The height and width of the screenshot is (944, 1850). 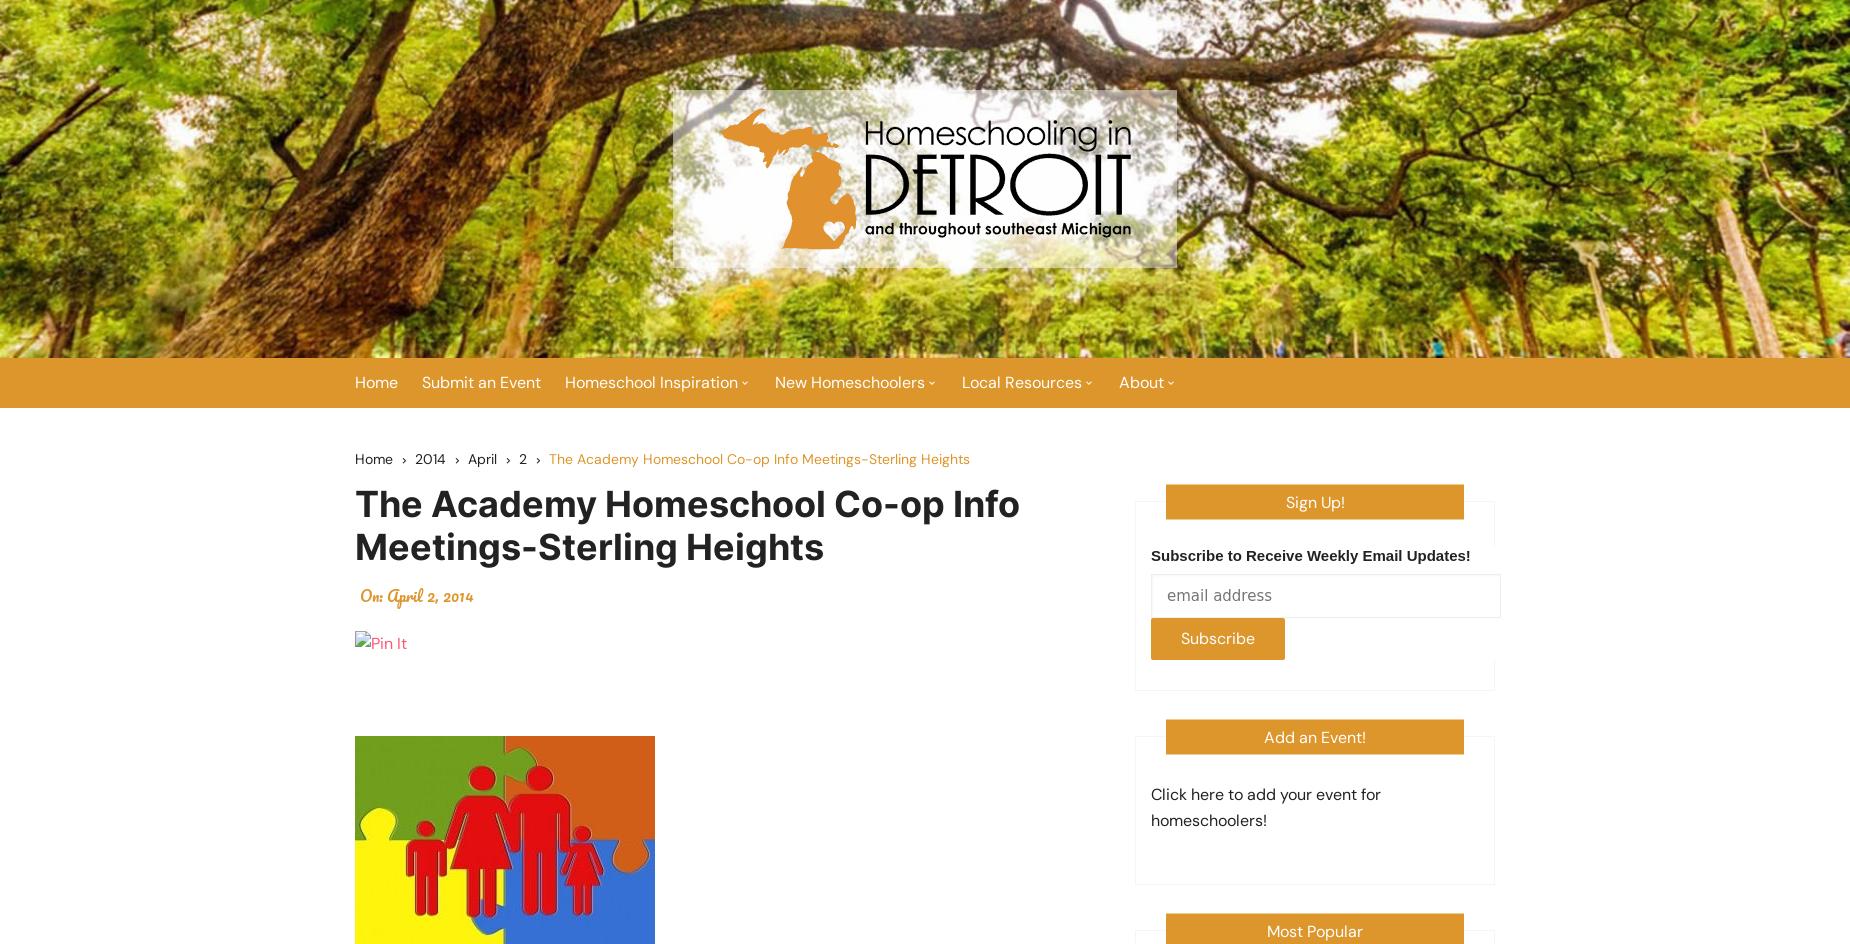 I want to click on 'Local Resources', so click(x=961, y=382).